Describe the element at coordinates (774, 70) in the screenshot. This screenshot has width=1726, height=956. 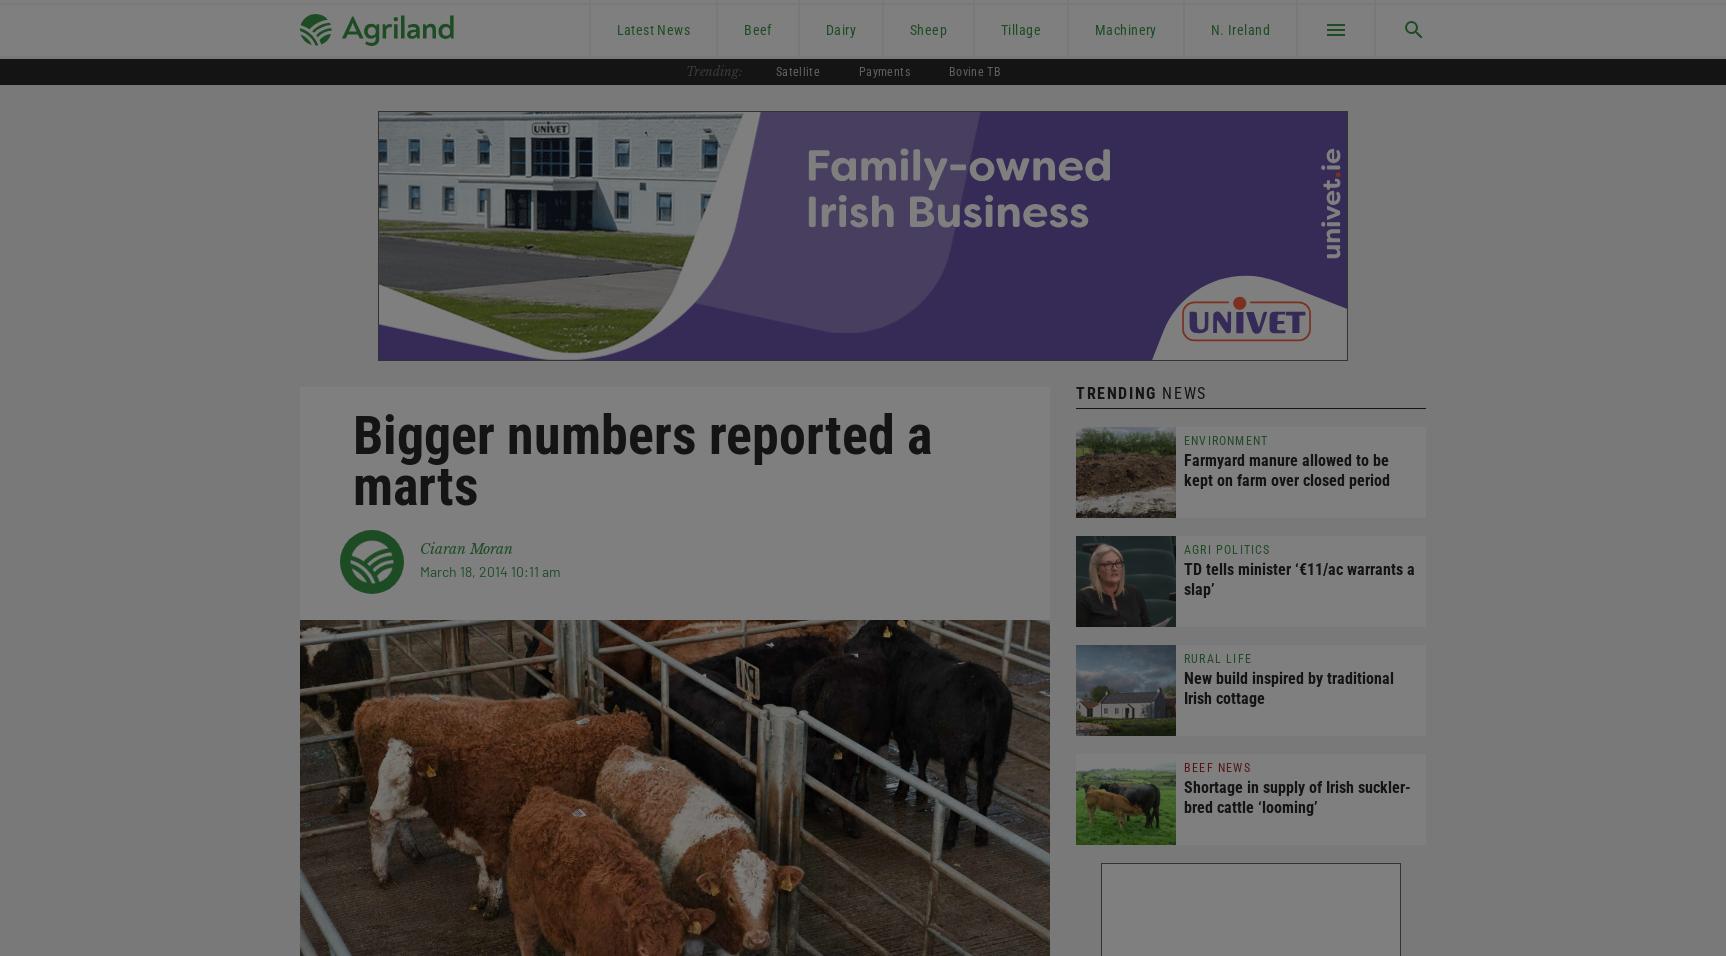
I see `'satellite'` at that location.